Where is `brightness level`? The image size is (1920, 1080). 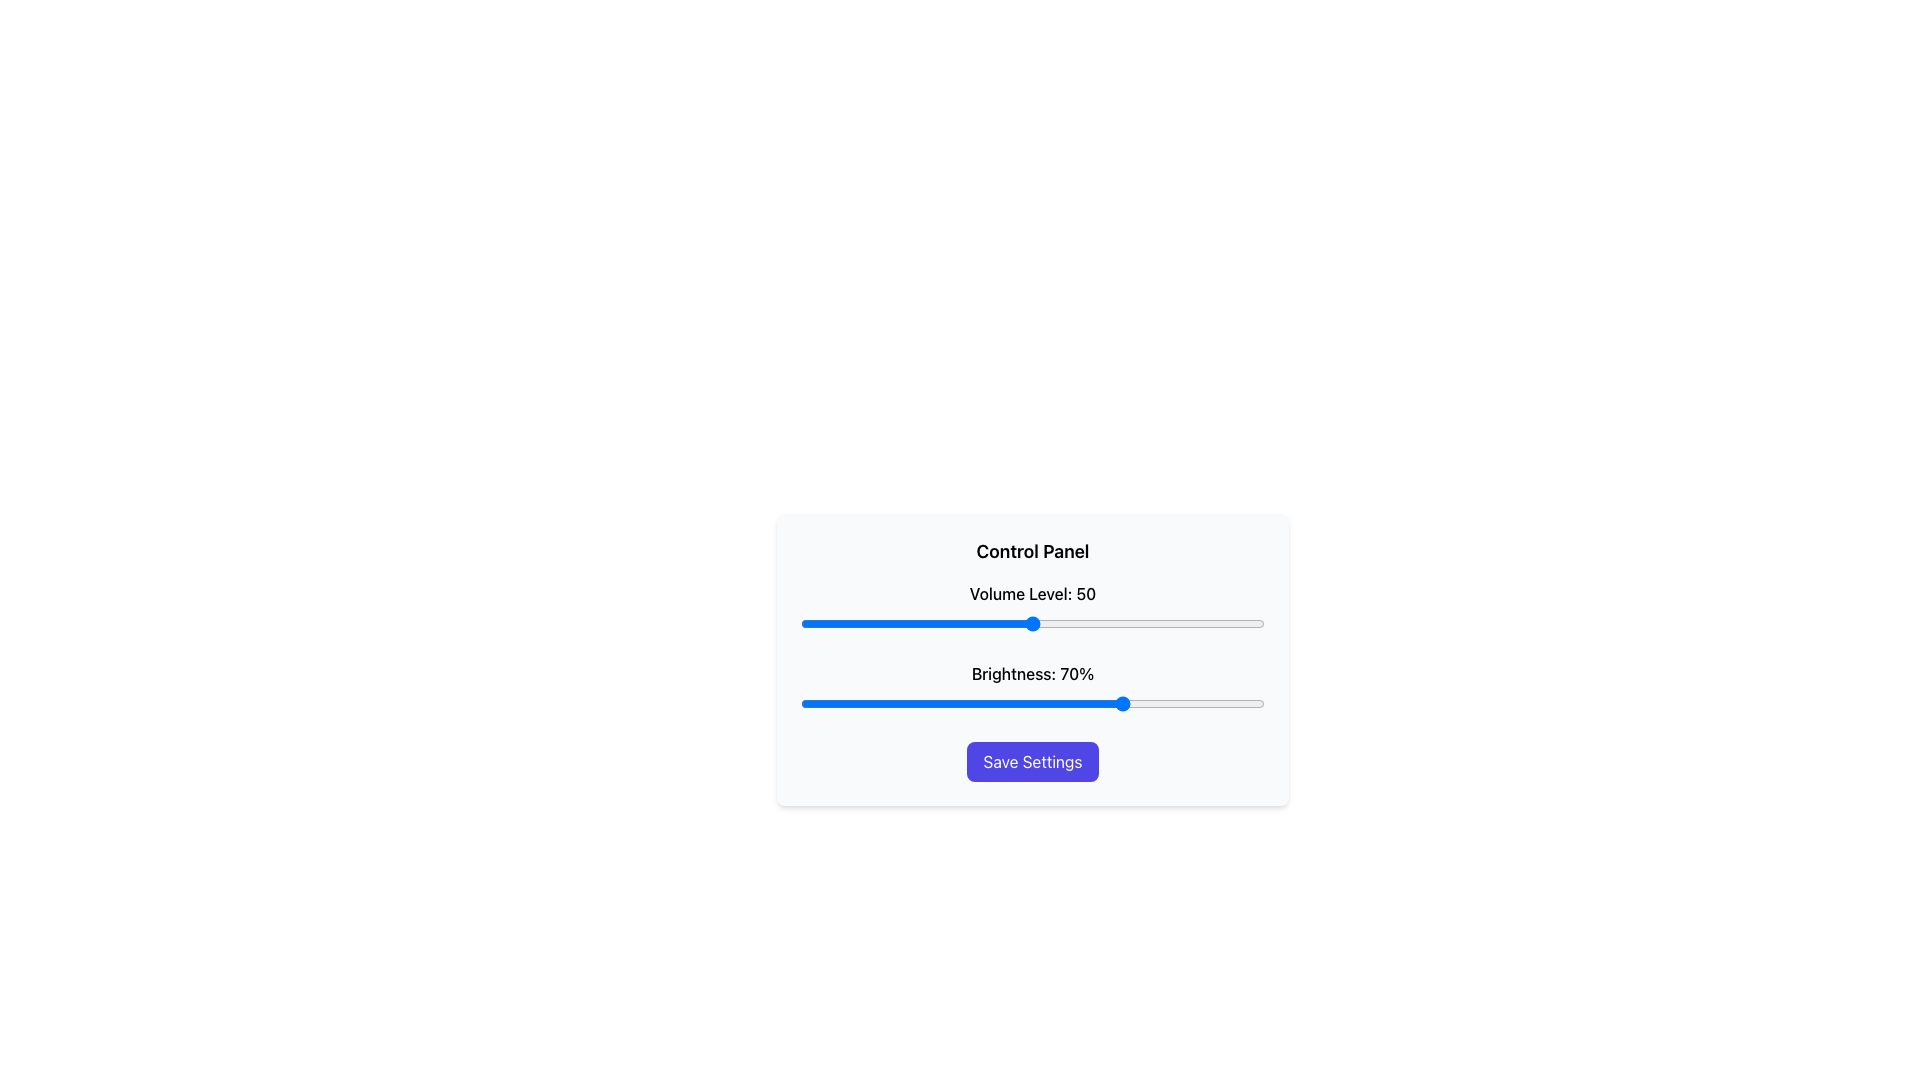 brightness level is located at coordinates (810, 703).